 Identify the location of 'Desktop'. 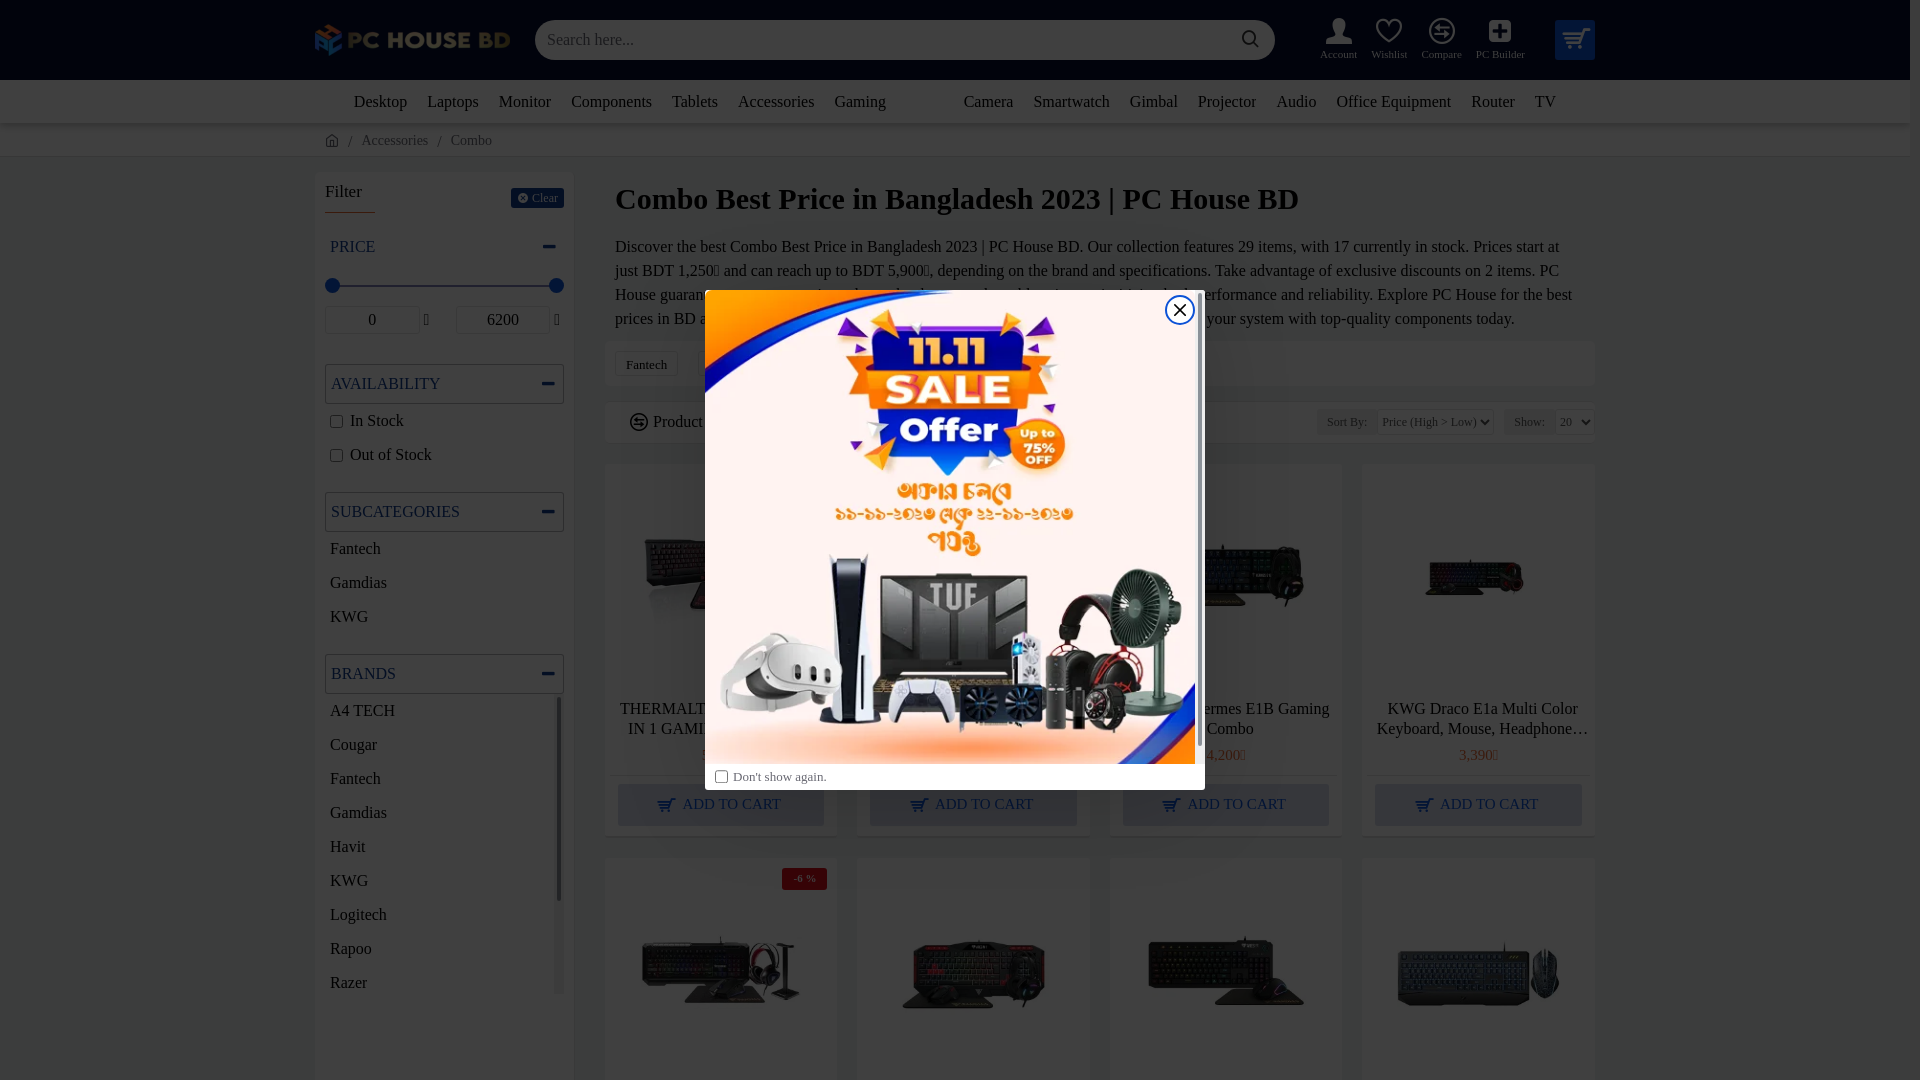
(380, 101).